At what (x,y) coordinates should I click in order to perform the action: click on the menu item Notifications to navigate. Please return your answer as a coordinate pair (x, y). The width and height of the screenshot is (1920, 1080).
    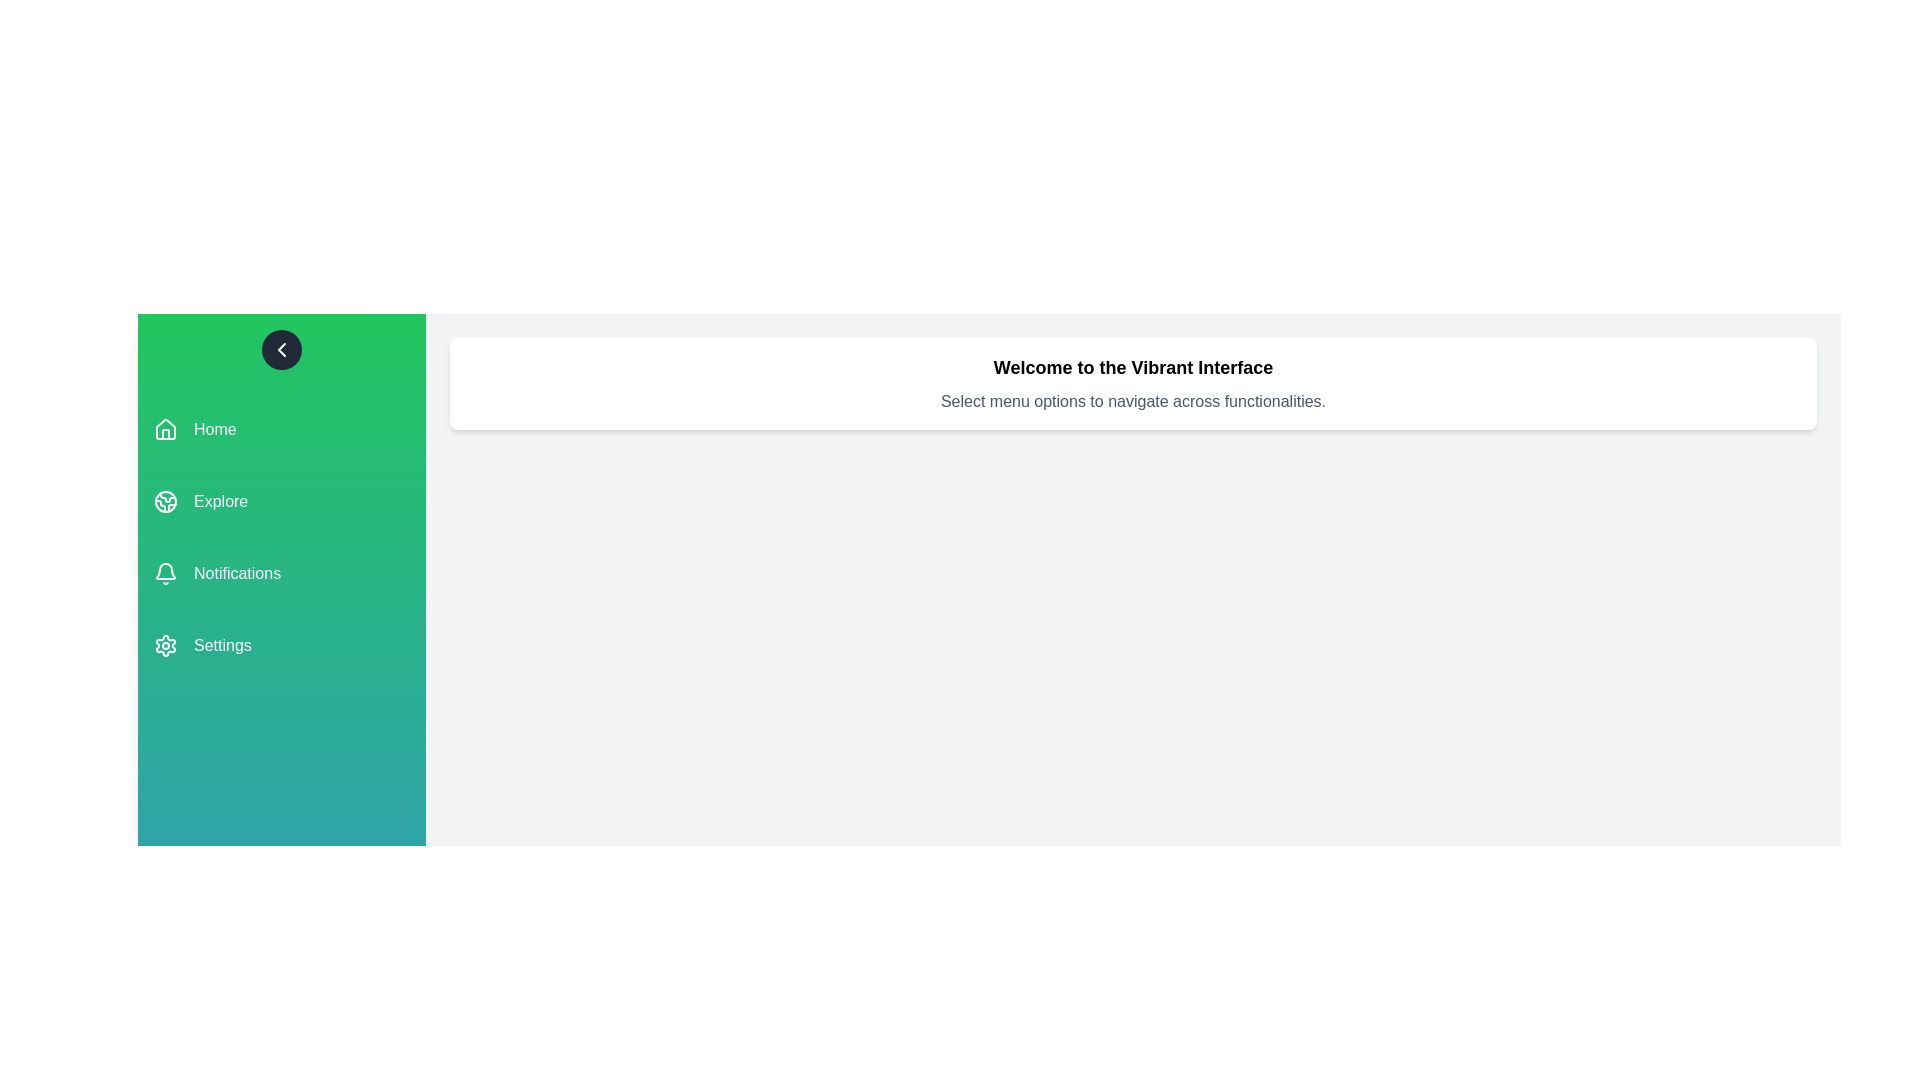
    Looking at the image, I should click on (281, 574).